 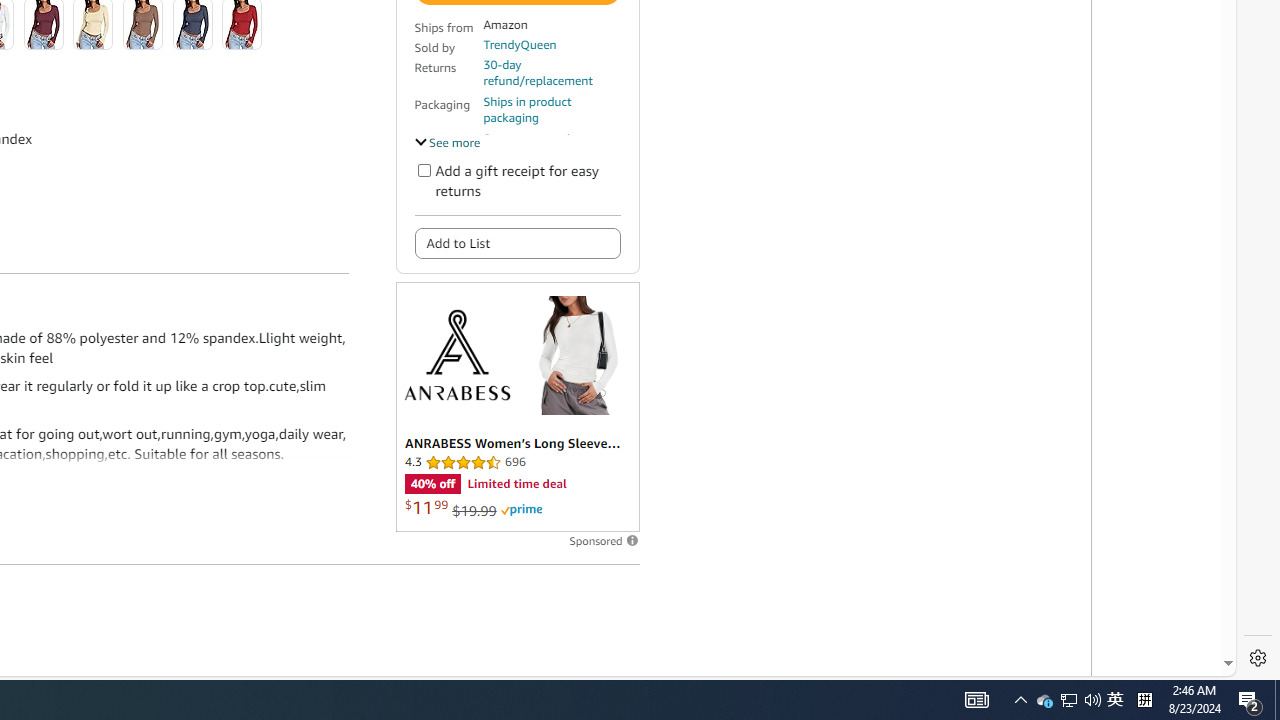 What do you see at coordinates (455, 353) in the screenshot?
I see `'Logo'` at bounding box center [455, 353].